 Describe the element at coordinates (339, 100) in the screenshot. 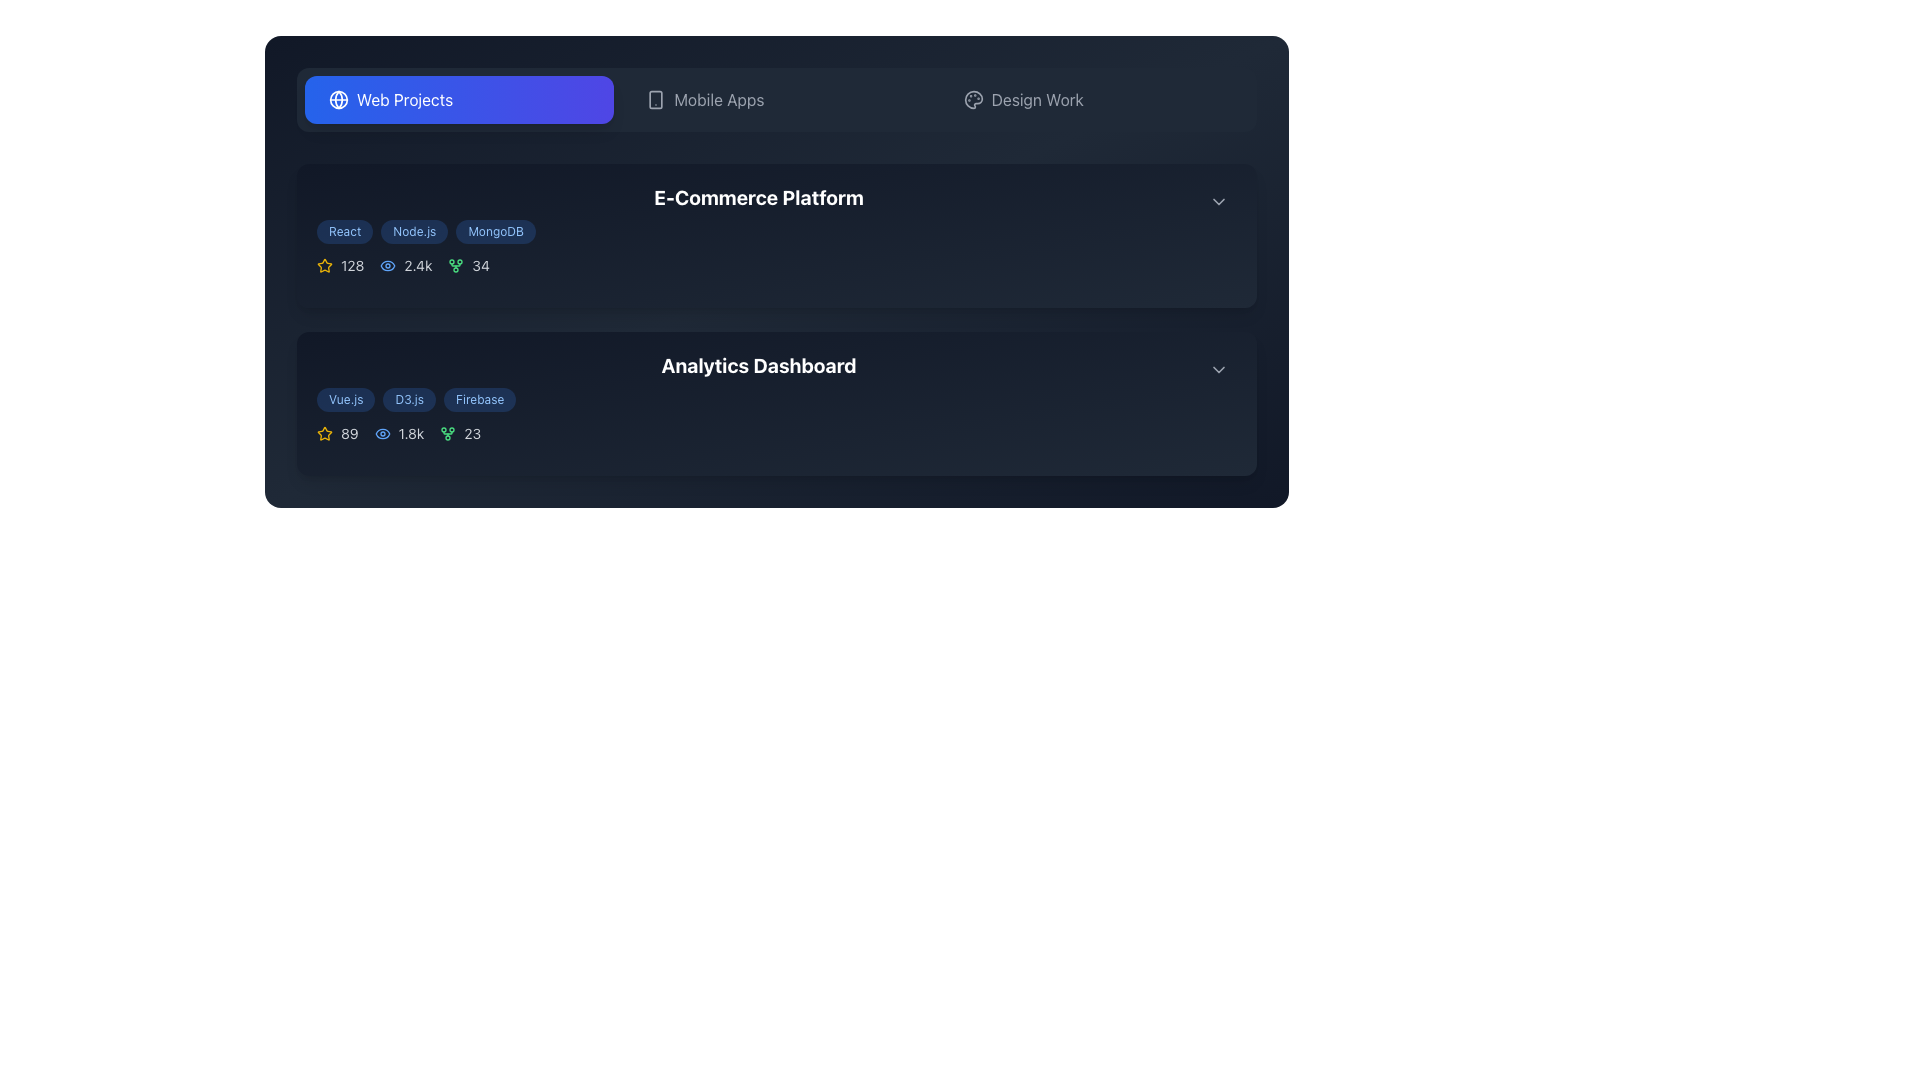

I see `the Circle element that forms the outline of the globe icon, which is part of an SVG graphic used for global settings or language selection` at that location.